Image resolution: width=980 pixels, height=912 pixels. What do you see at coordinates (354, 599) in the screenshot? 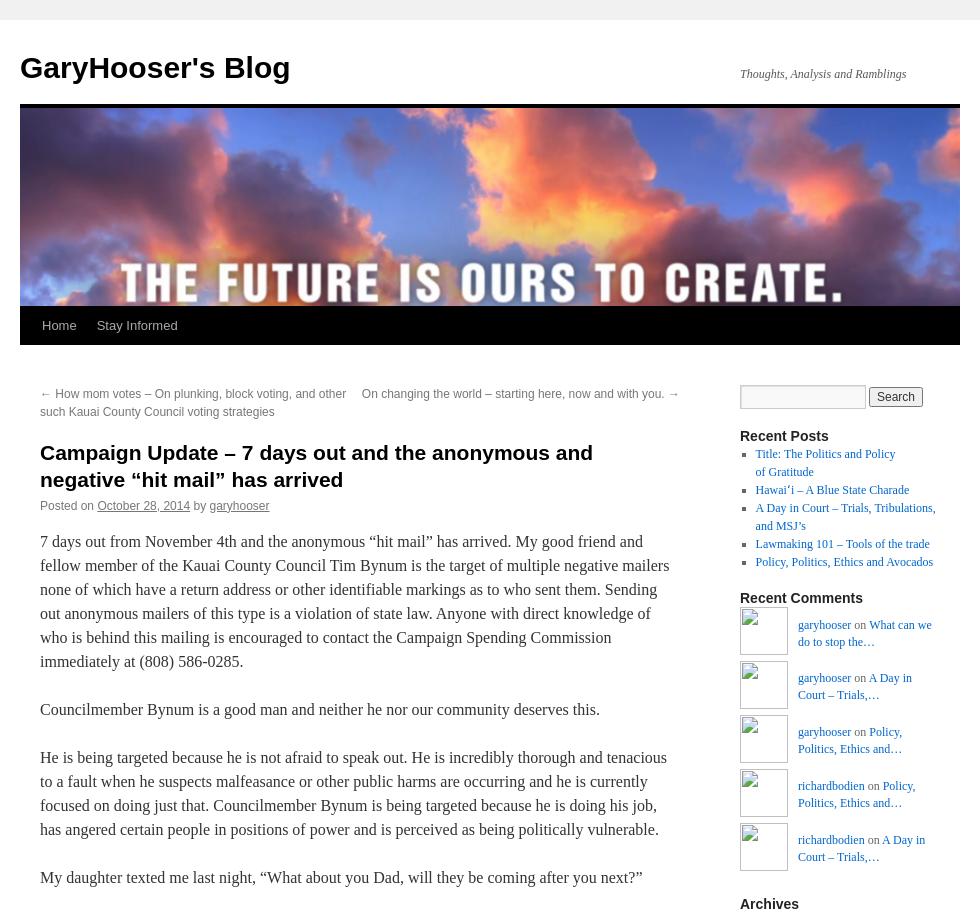
I see `'7 days out from November 4th and the anonymous “hit mail” has arrived. My good friend and fellow member of the Kauai County Council Tim Bynum is the target of multiple negative mailers none of which have a return address or other identifiable markings as to who sent them. Sending out anonymous mailers of this type is a violation of state law. Anyone with direct knowledge of who is behind this mailing is encouraged to contact the Campaign Spending Commission immediately at (808) 586-0285.'` at bounding box center [354, 599].